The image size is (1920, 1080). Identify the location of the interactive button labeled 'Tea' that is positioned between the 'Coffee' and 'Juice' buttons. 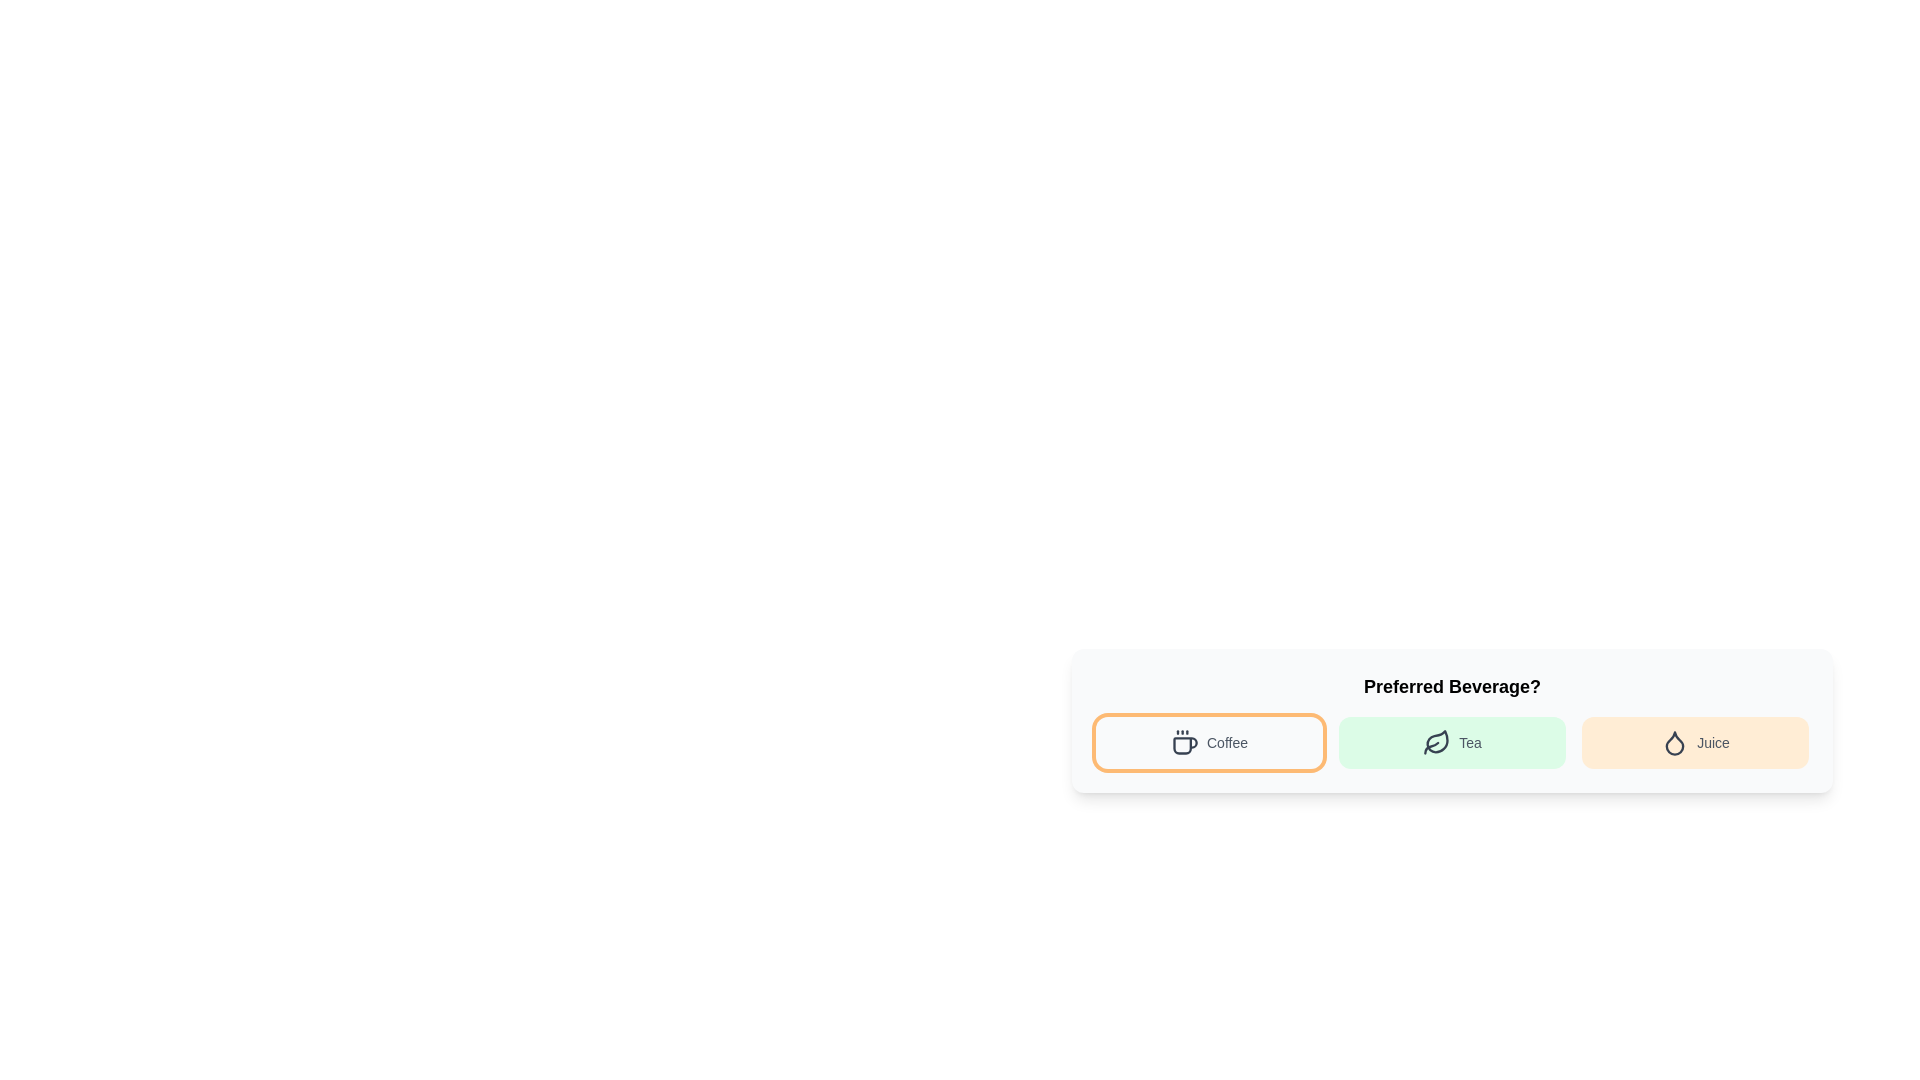
(1452, 743).